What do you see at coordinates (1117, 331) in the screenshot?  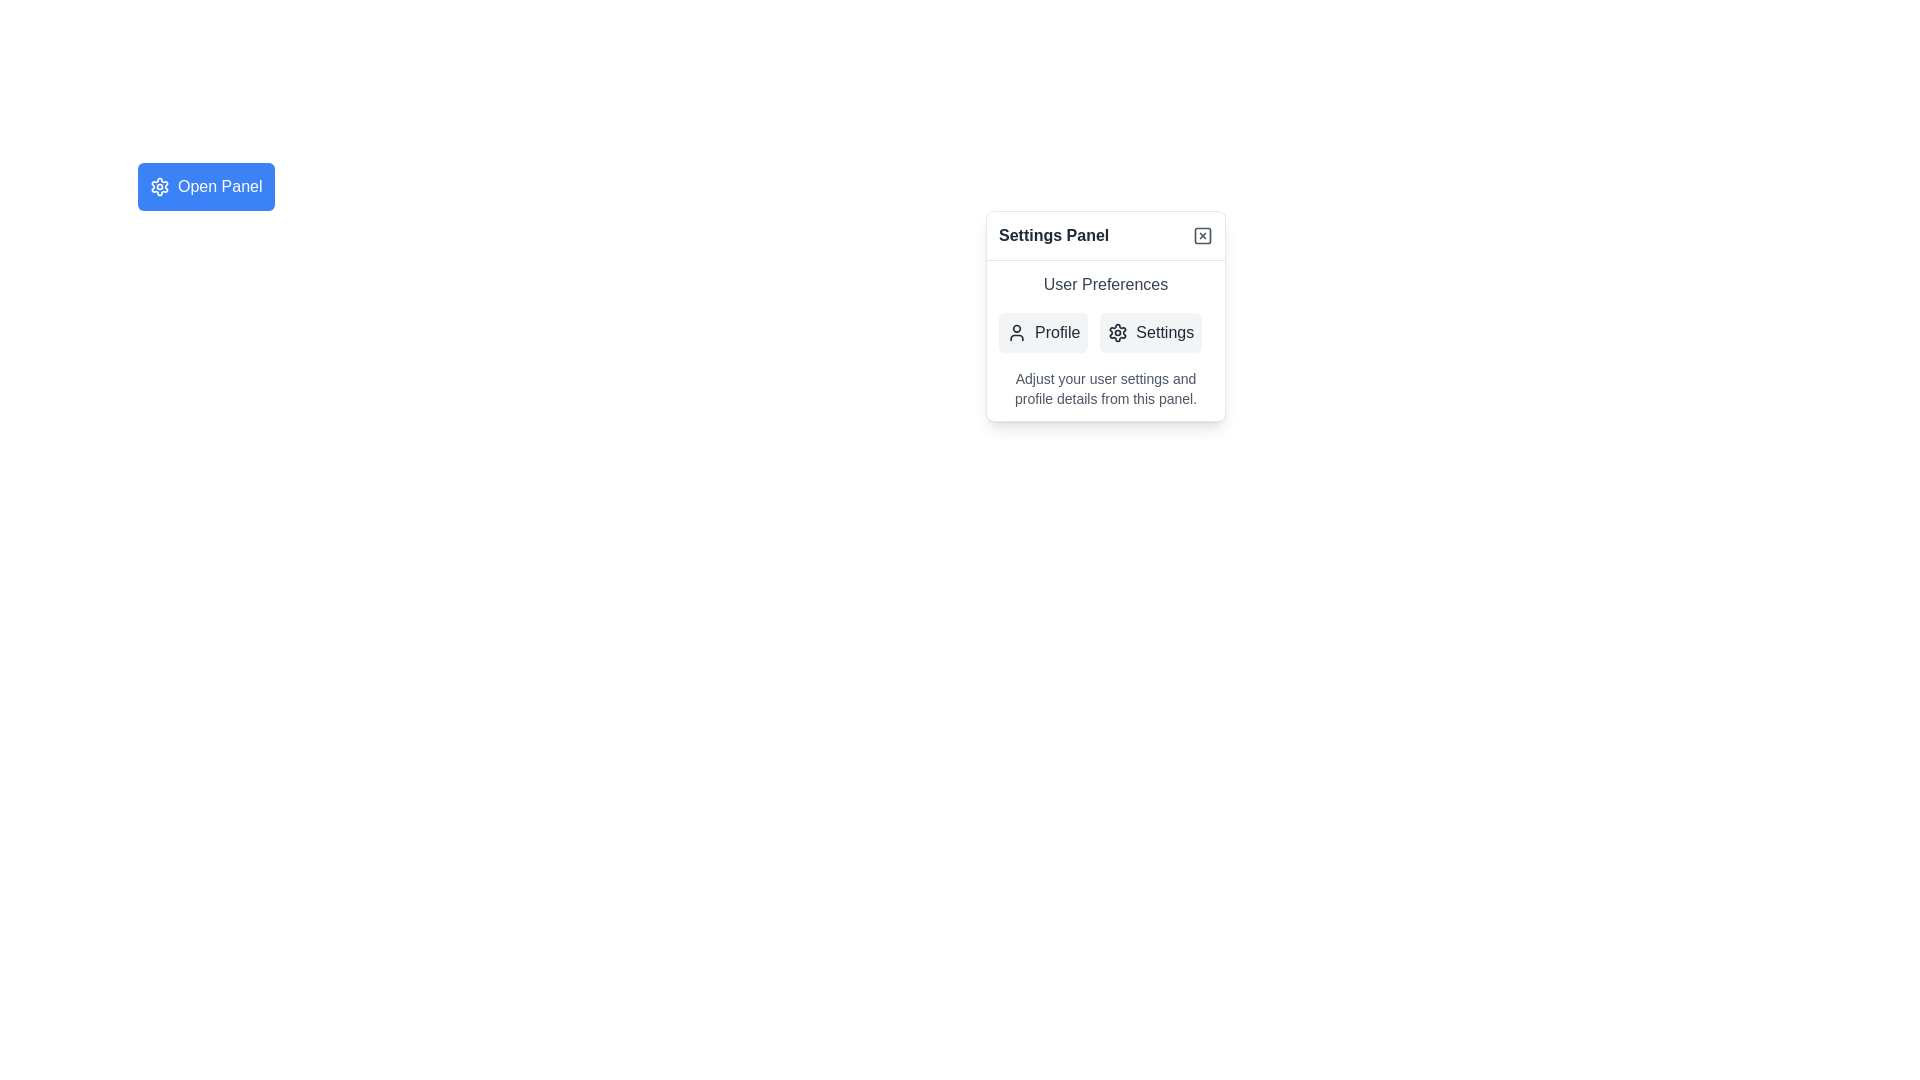 I see `the gear-shaped icon representing settings, which is located within the 'Settings' button on the 'Settings Panel'` at bounding box center [1117, 331].